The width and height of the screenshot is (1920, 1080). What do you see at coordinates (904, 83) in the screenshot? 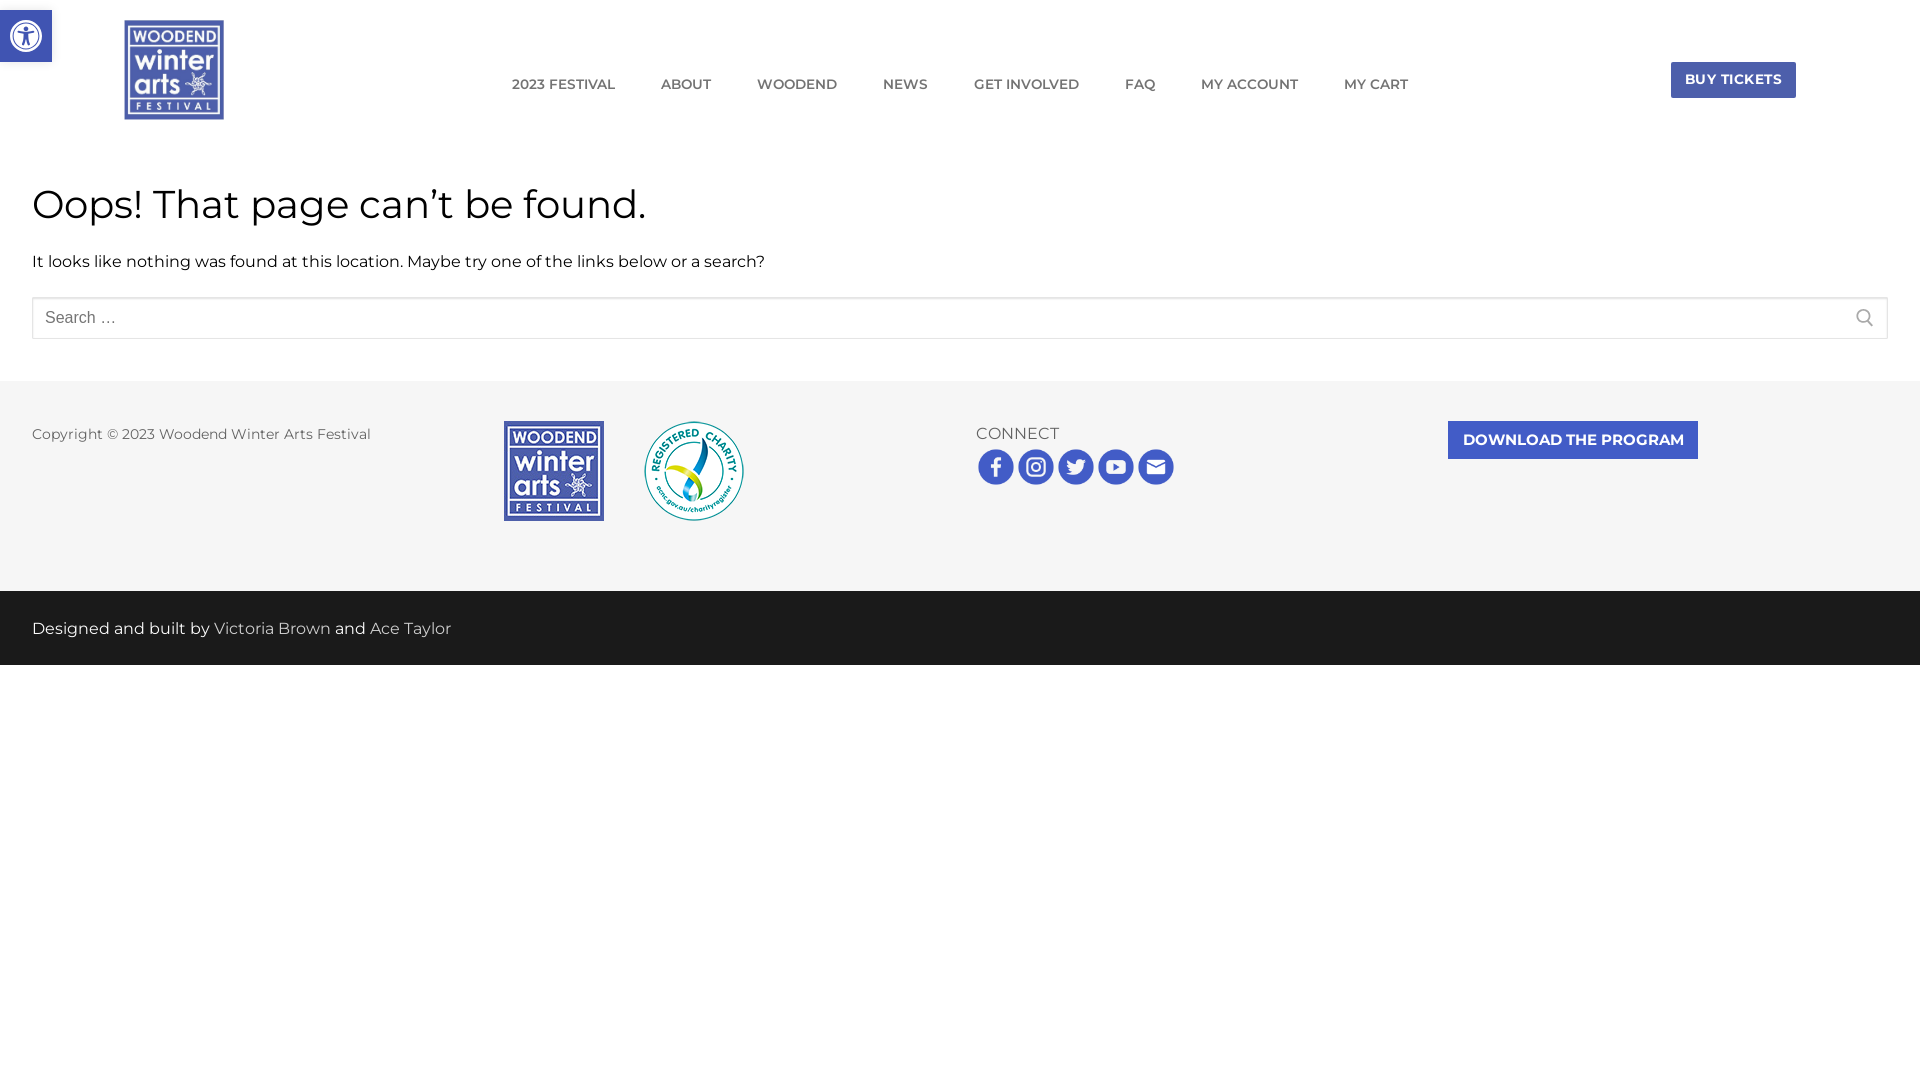
I see `'NEWS'` at bounding box center [904, 83].